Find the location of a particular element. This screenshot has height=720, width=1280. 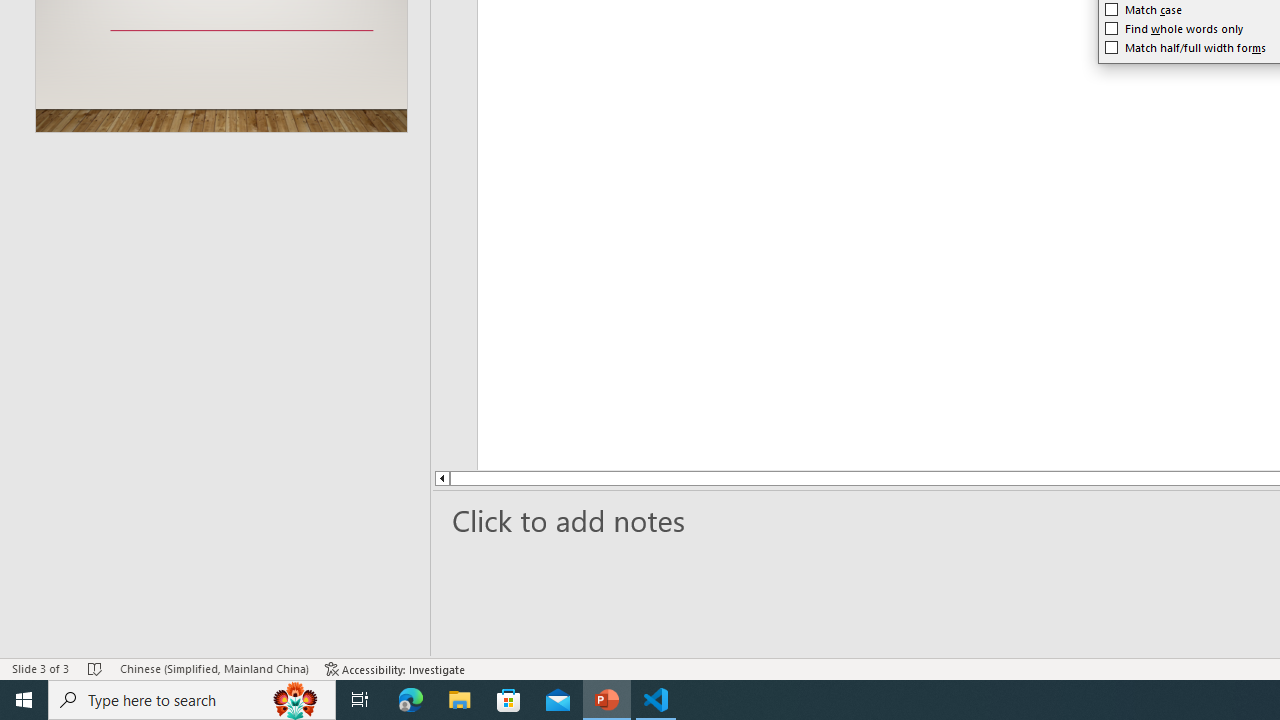

'Start' is located at coordinates (24, 698).